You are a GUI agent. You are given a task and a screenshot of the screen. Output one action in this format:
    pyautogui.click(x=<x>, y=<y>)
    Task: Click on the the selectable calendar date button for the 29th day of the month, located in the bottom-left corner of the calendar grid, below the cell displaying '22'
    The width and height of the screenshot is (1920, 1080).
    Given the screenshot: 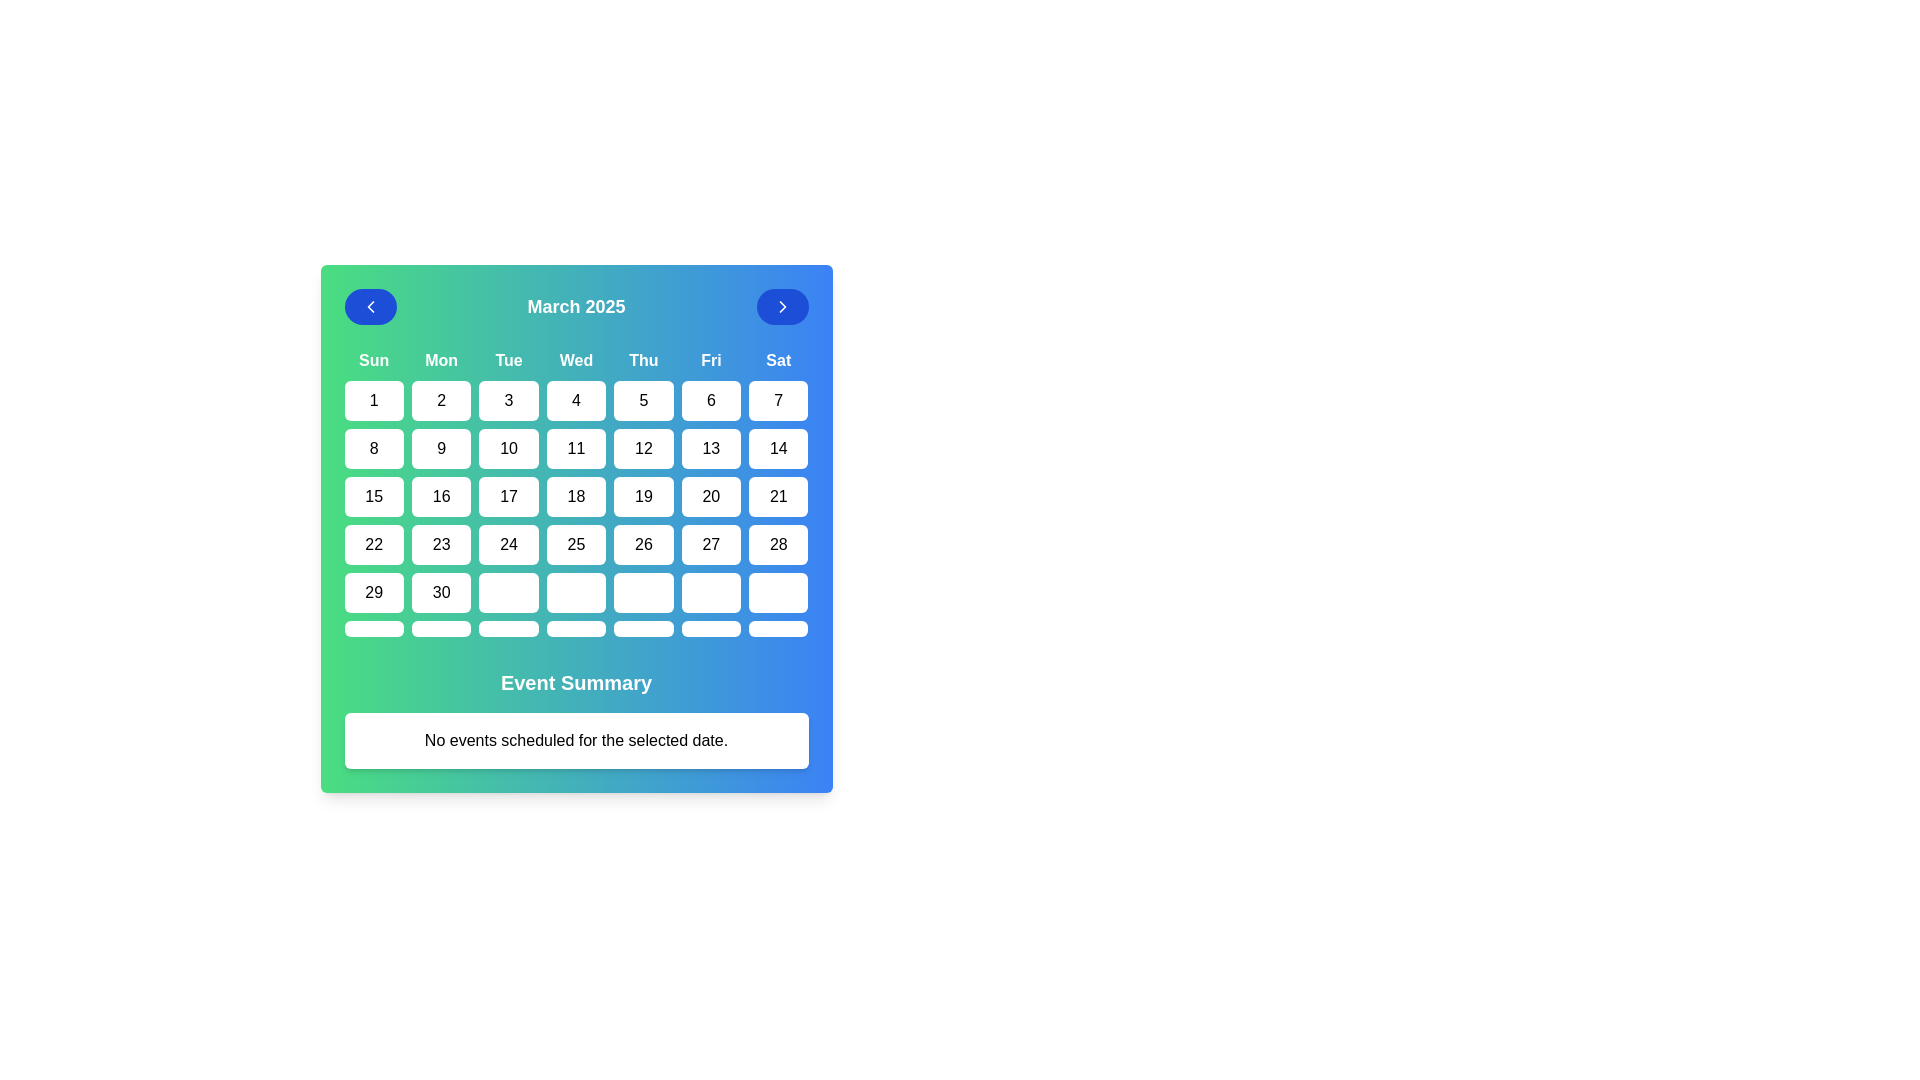 What is the action you would take?
    pyautogui.click(x=374, y=592)
    